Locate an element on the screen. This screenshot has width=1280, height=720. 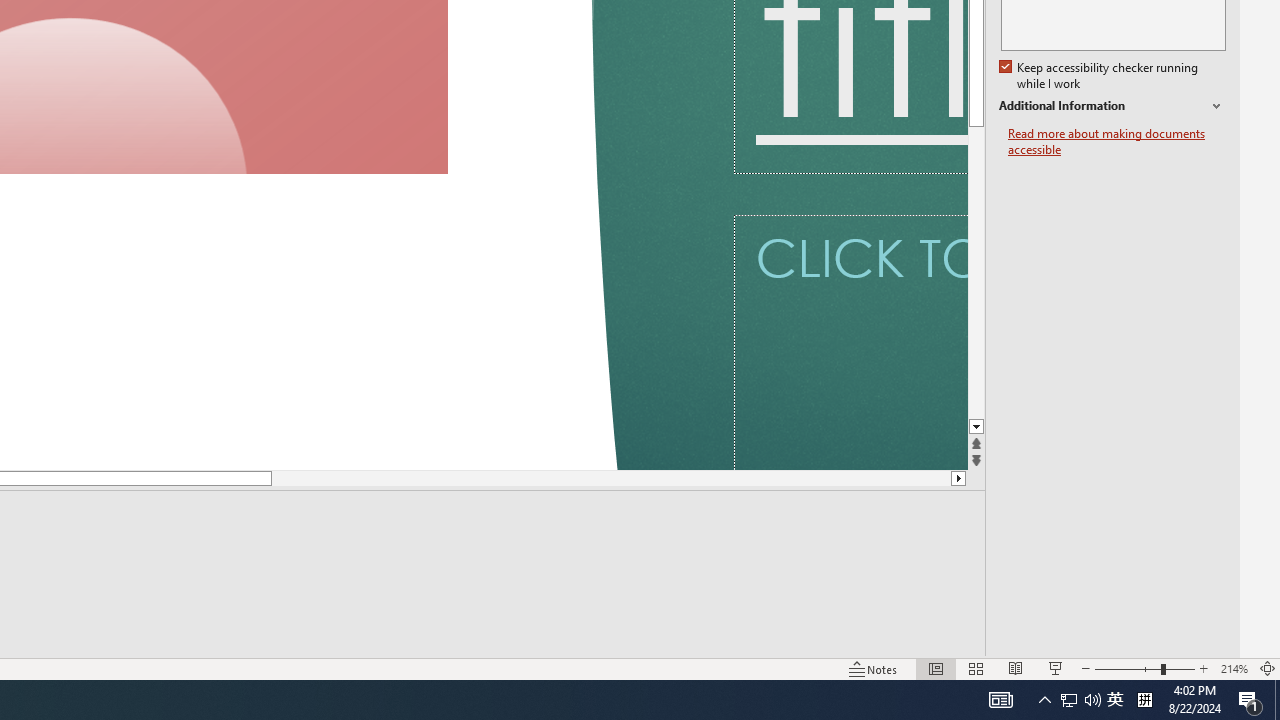
'Line down' is located at coordinates (976, 426).